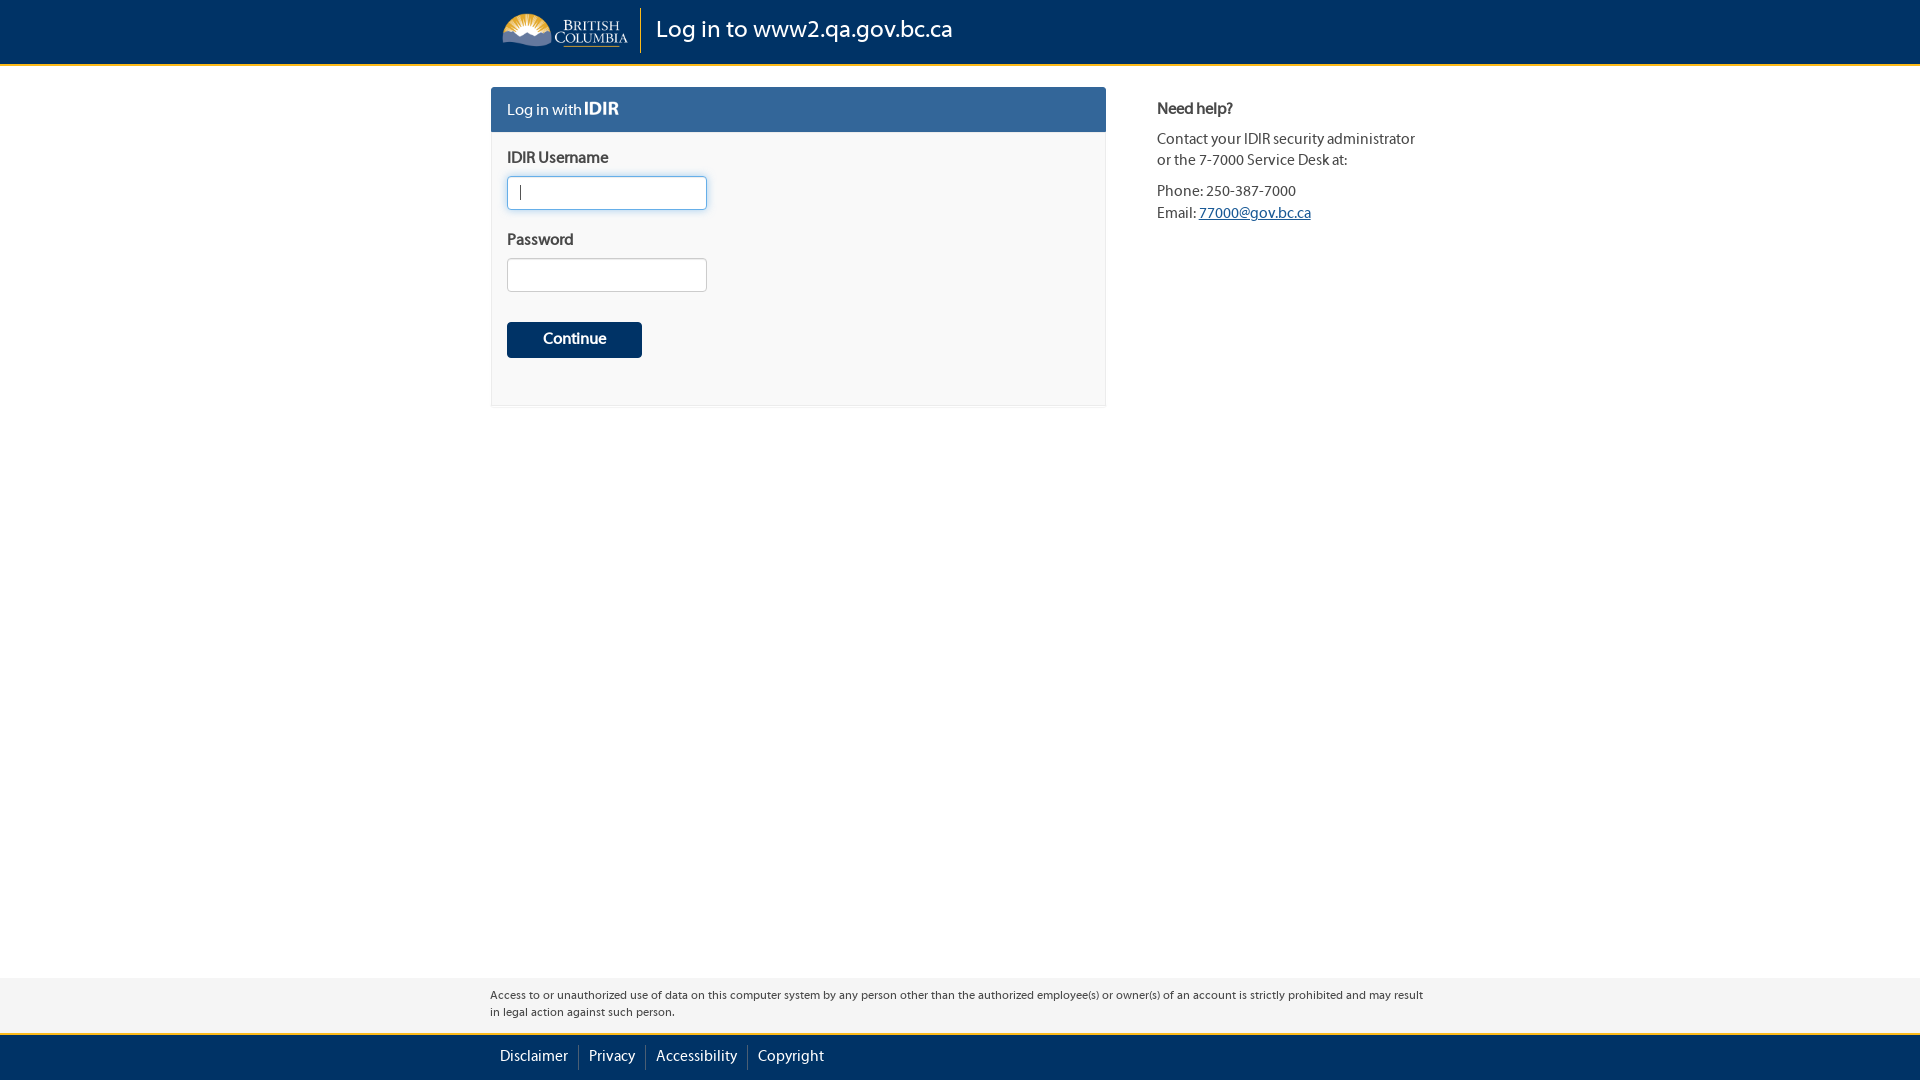 The width and height of the screenshot is (1920, 1080). What do you see at coordinates (757, 1056) in the screenshot?
I see `'Copyright'` at bounding box center [757, 1056].